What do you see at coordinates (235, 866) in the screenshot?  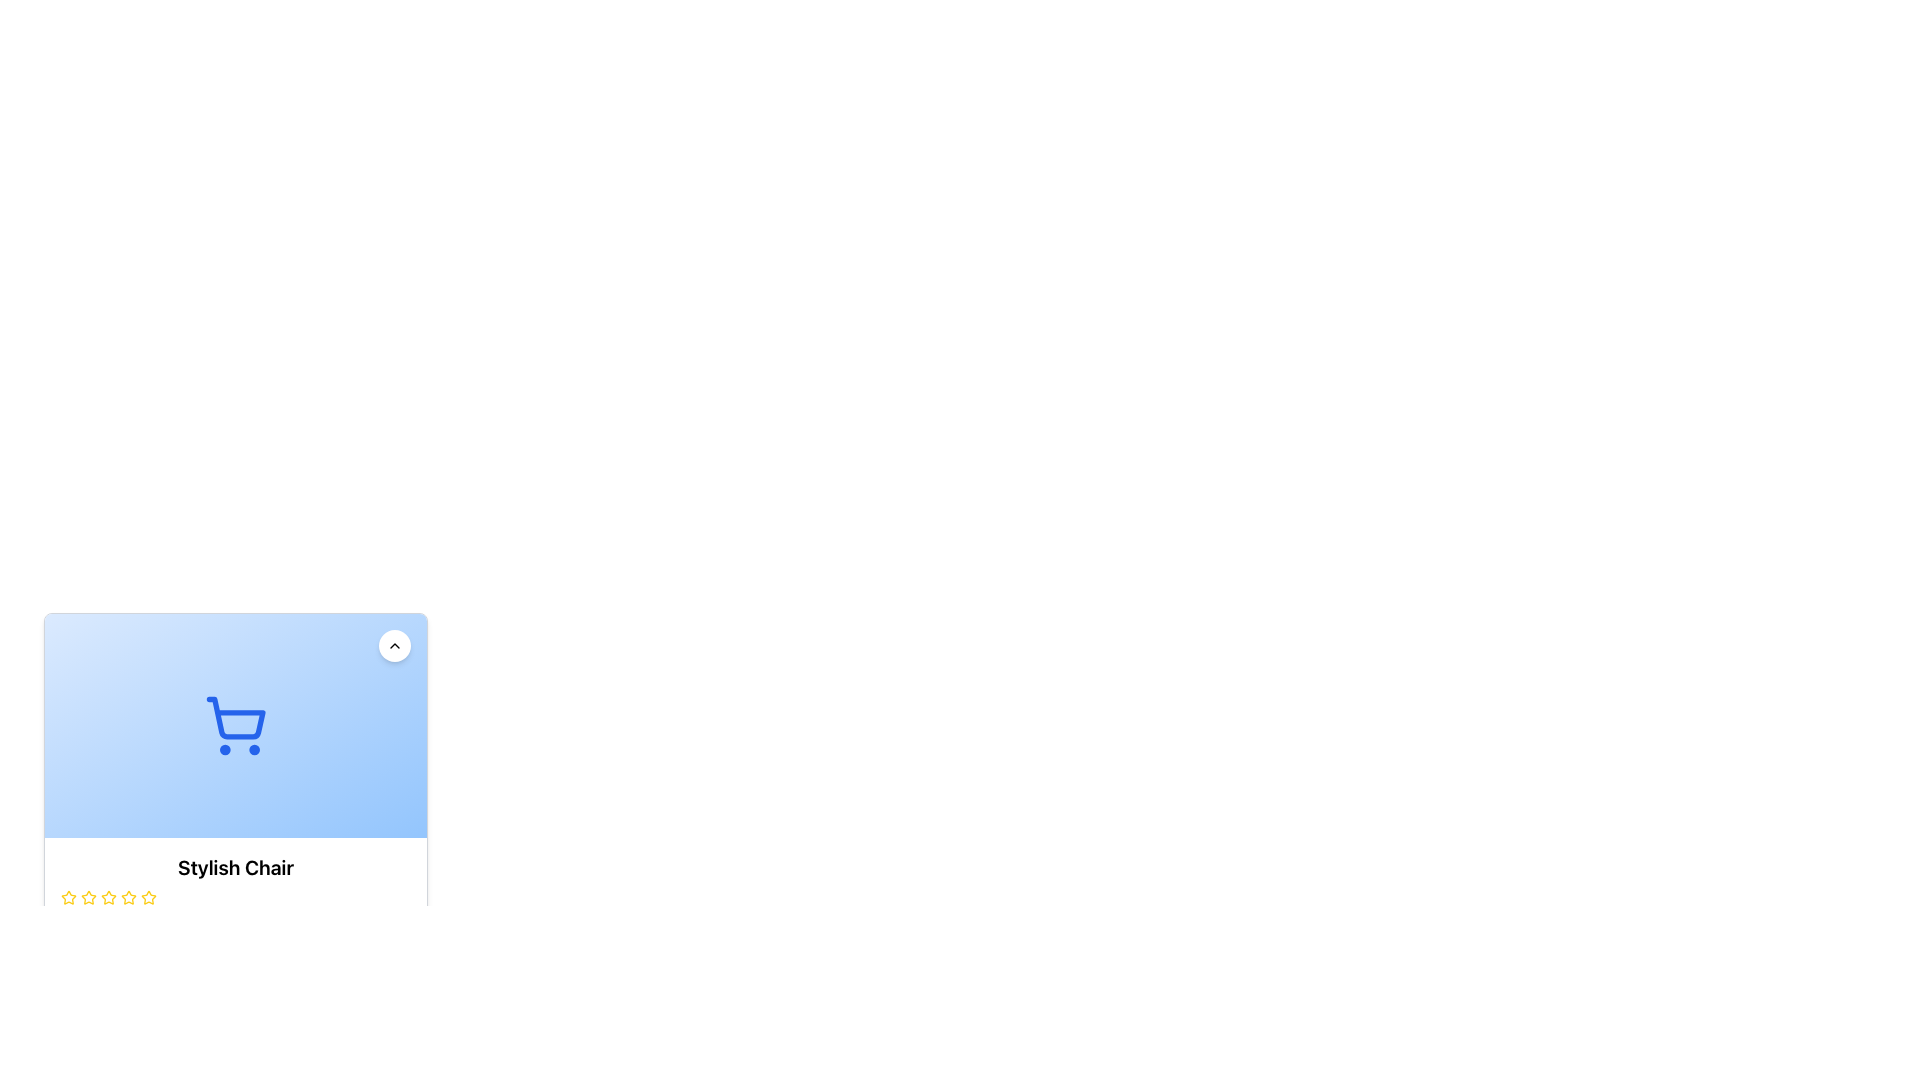 I see `the text label reading 'Stylish Chair'` at bounding box center [235, 866].